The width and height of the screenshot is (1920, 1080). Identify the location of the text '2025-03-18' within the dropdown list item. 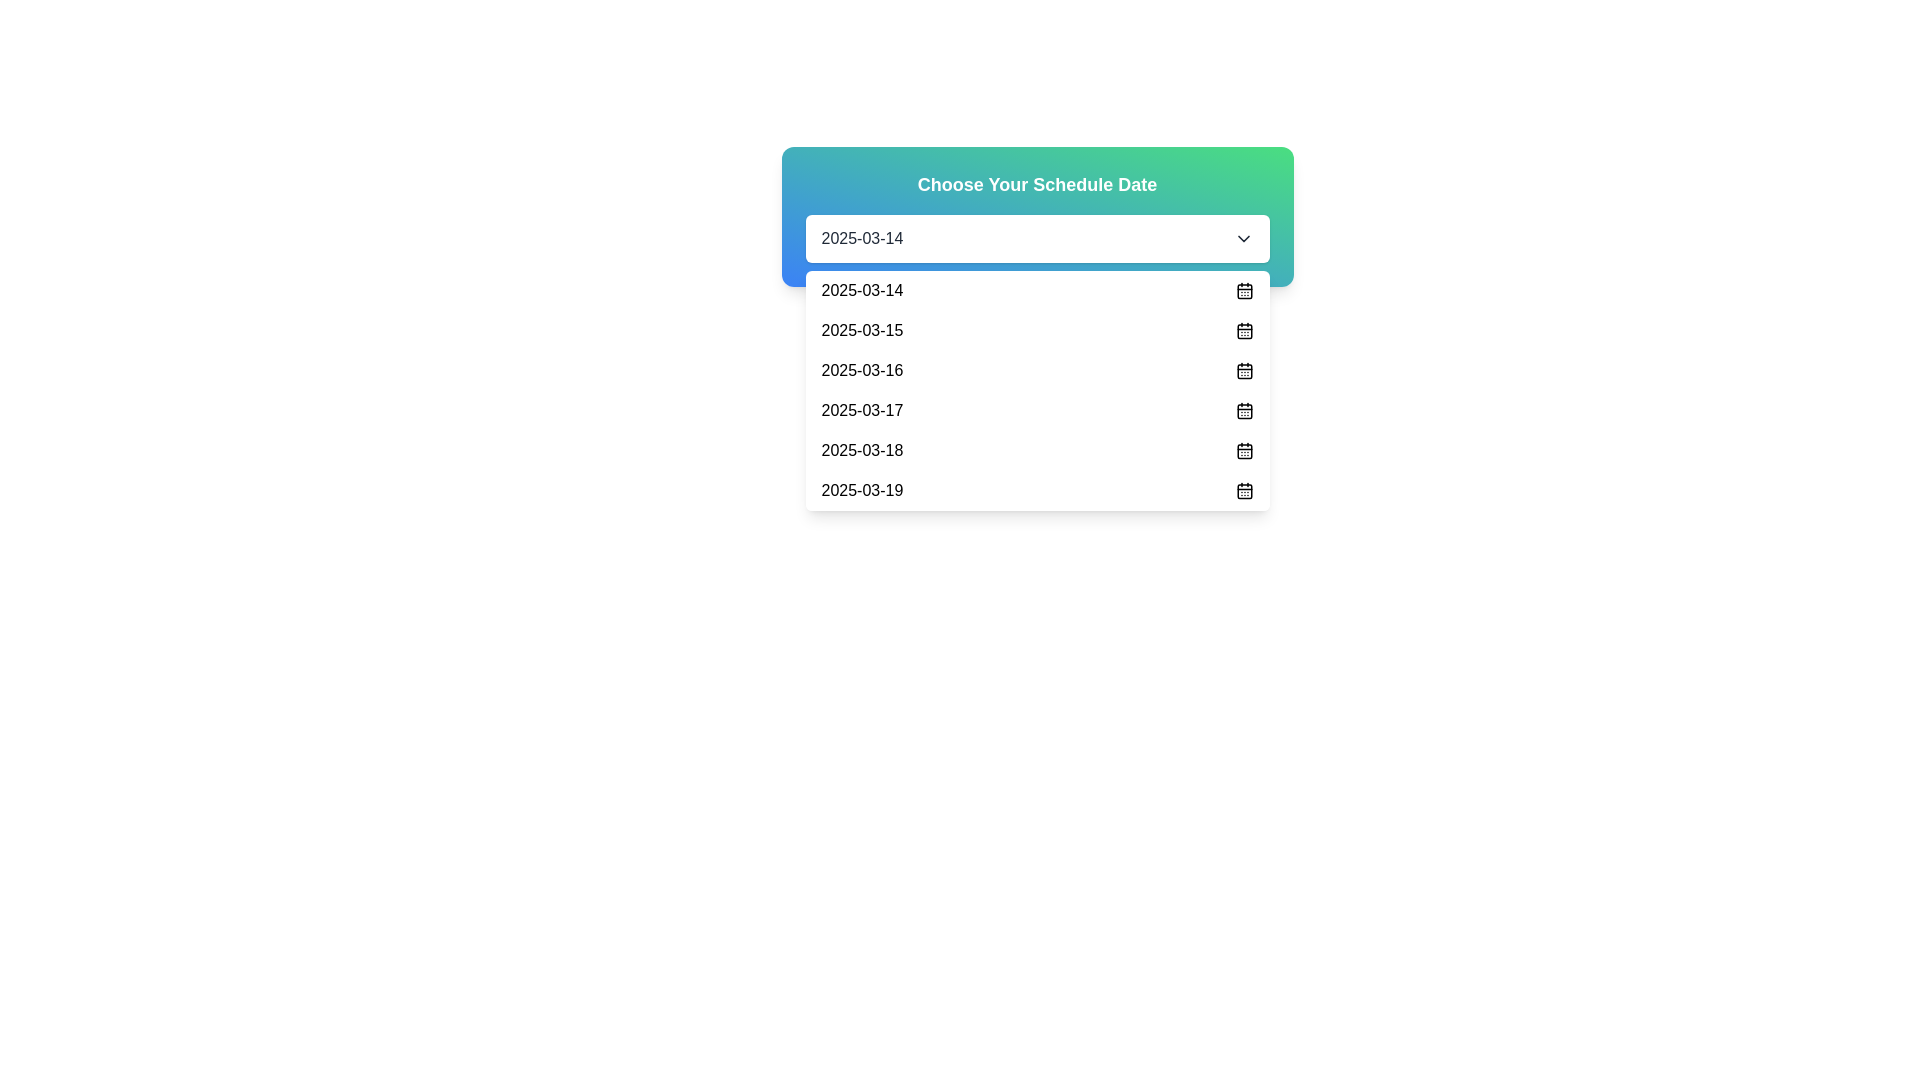
(862, 451).